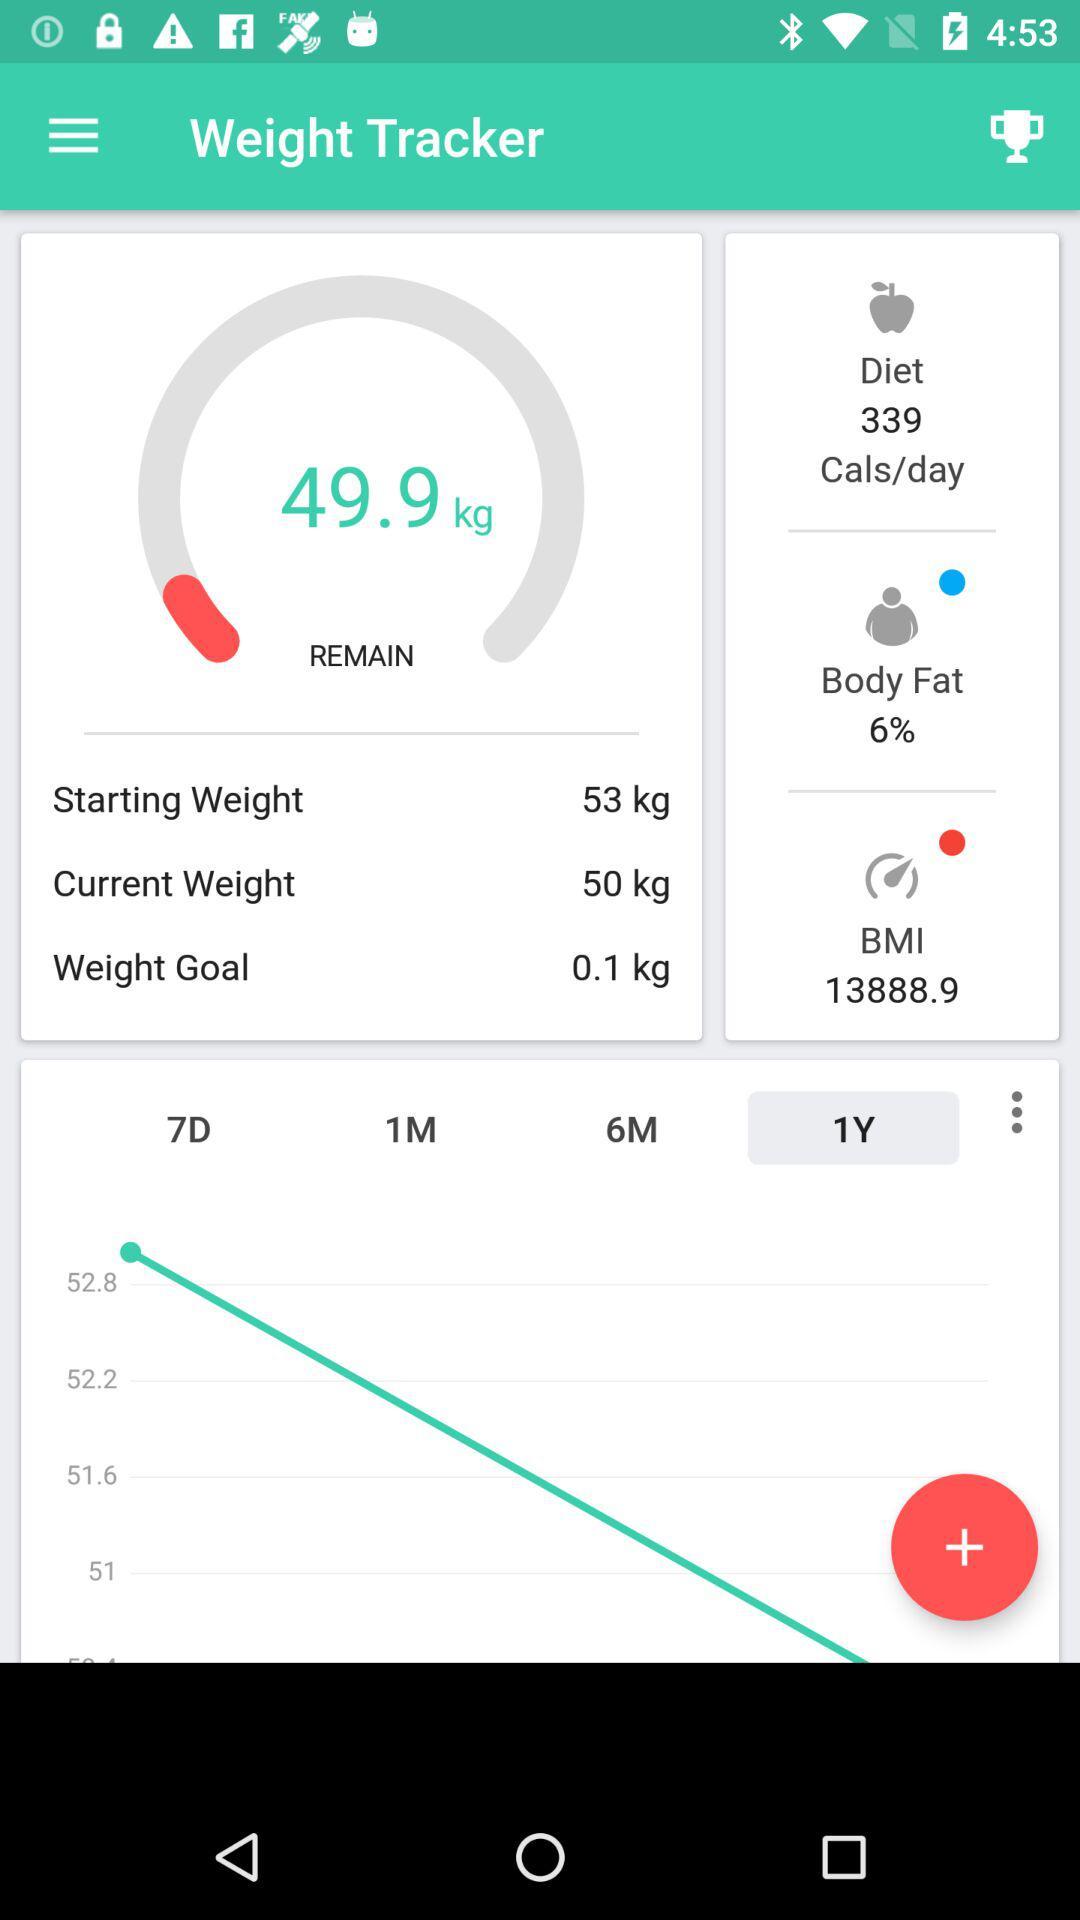  I want to click on expands graph, so click(963, 1546).